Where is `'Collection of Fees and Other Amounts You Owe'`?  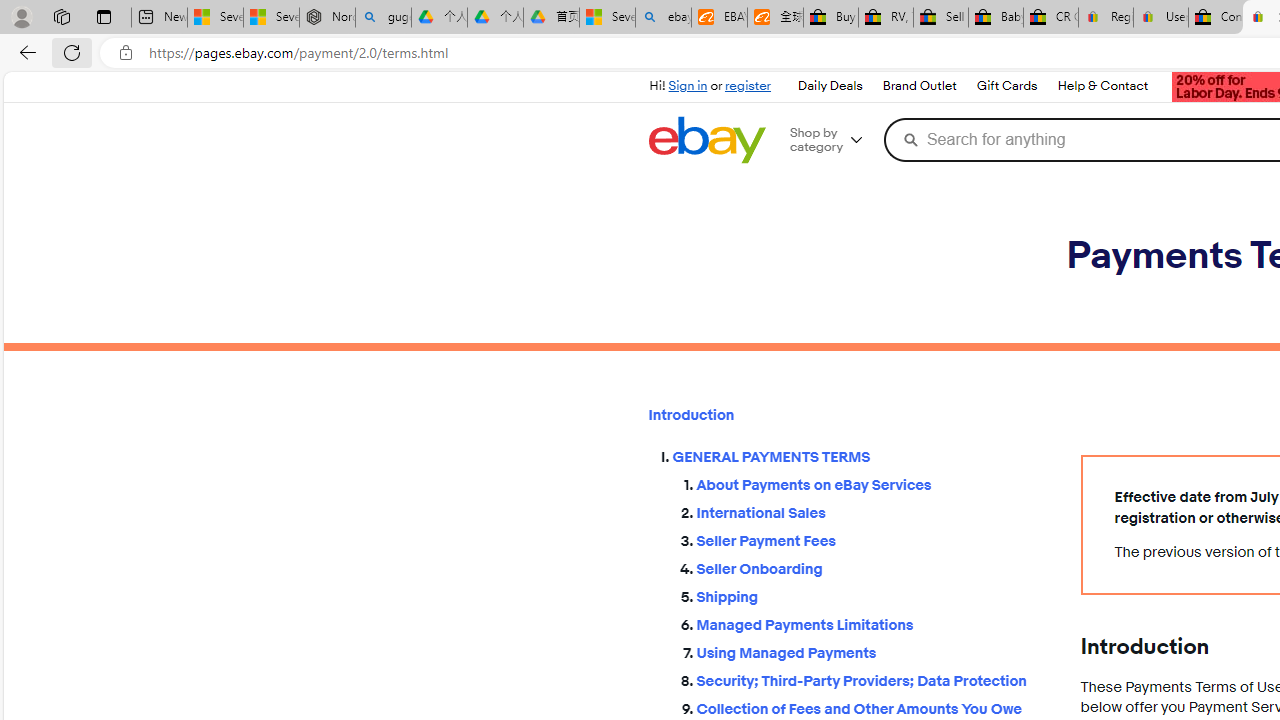 'Collection of Fees and Other Amounts You Owe' is located at coordinates (872, 704).